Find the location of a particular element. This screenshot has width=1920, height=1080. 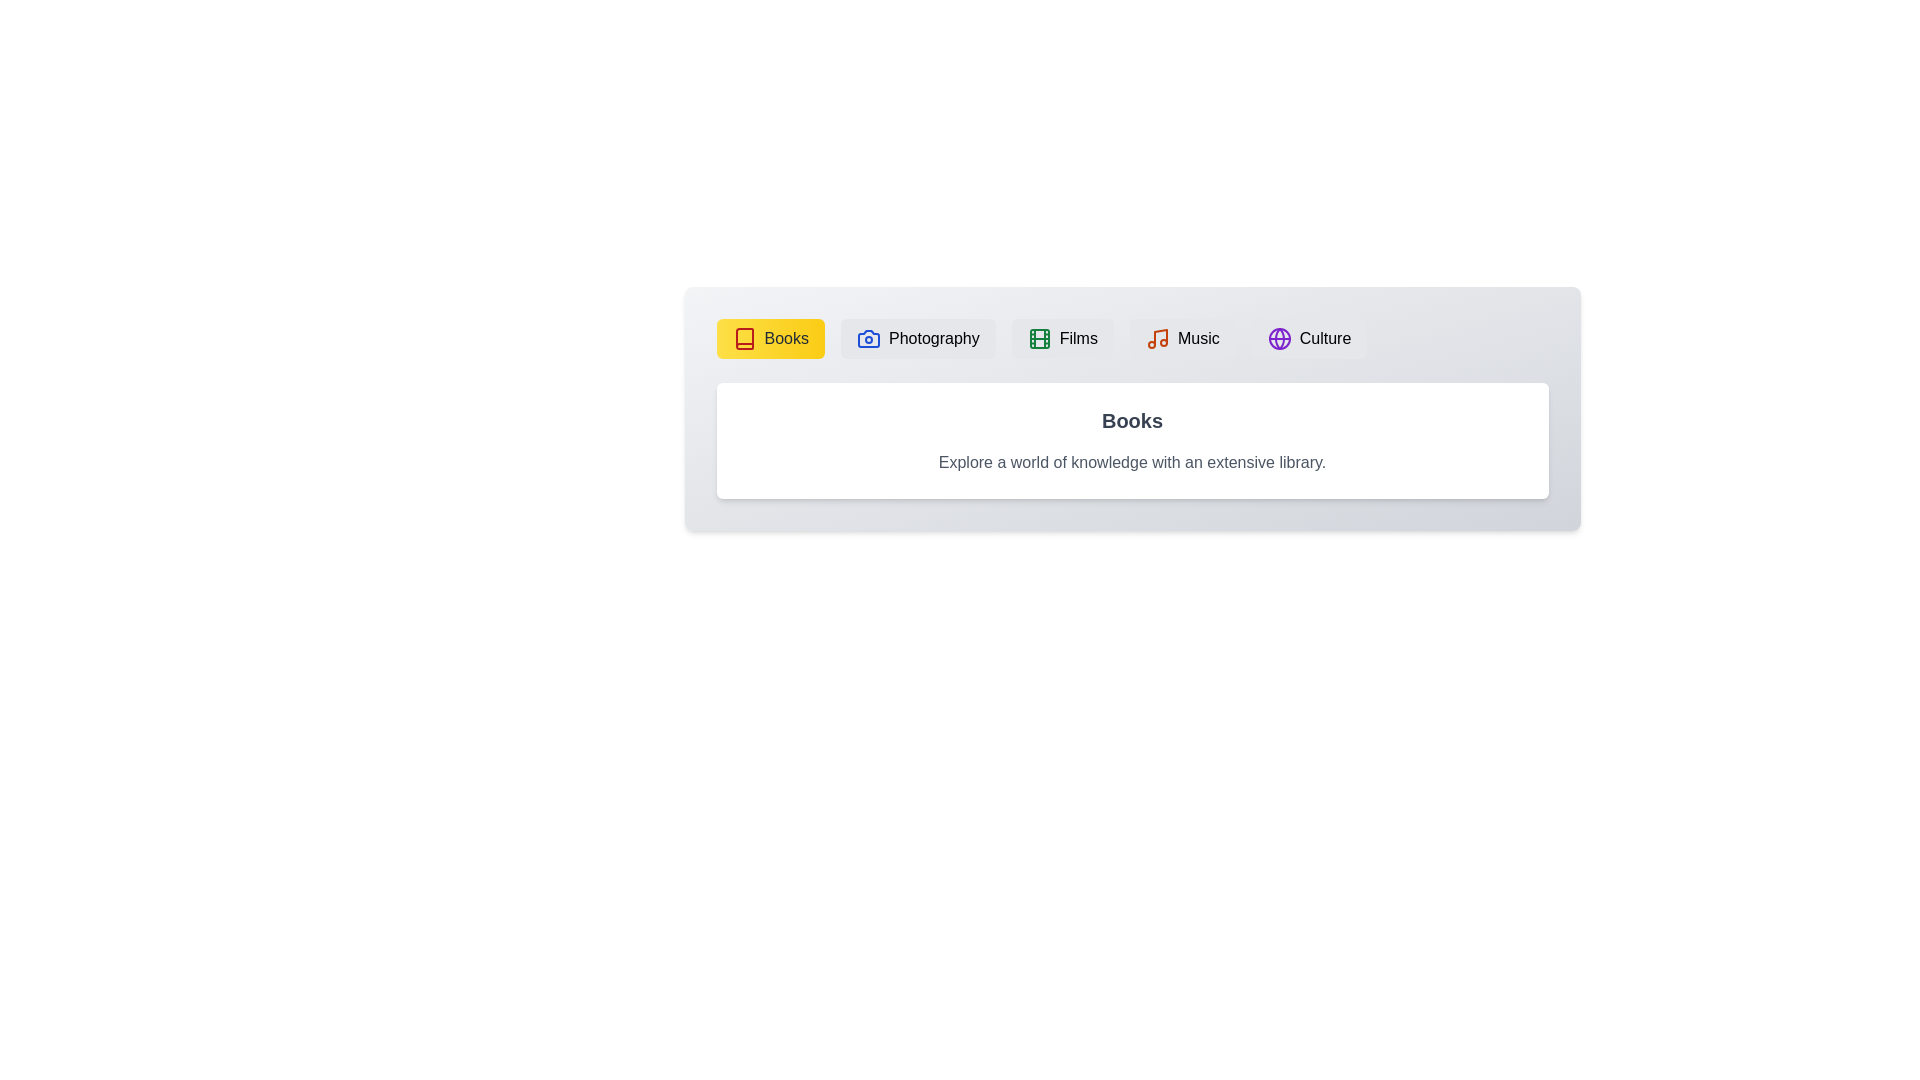

the tab labeled Books is located at coordinates (768, 338).